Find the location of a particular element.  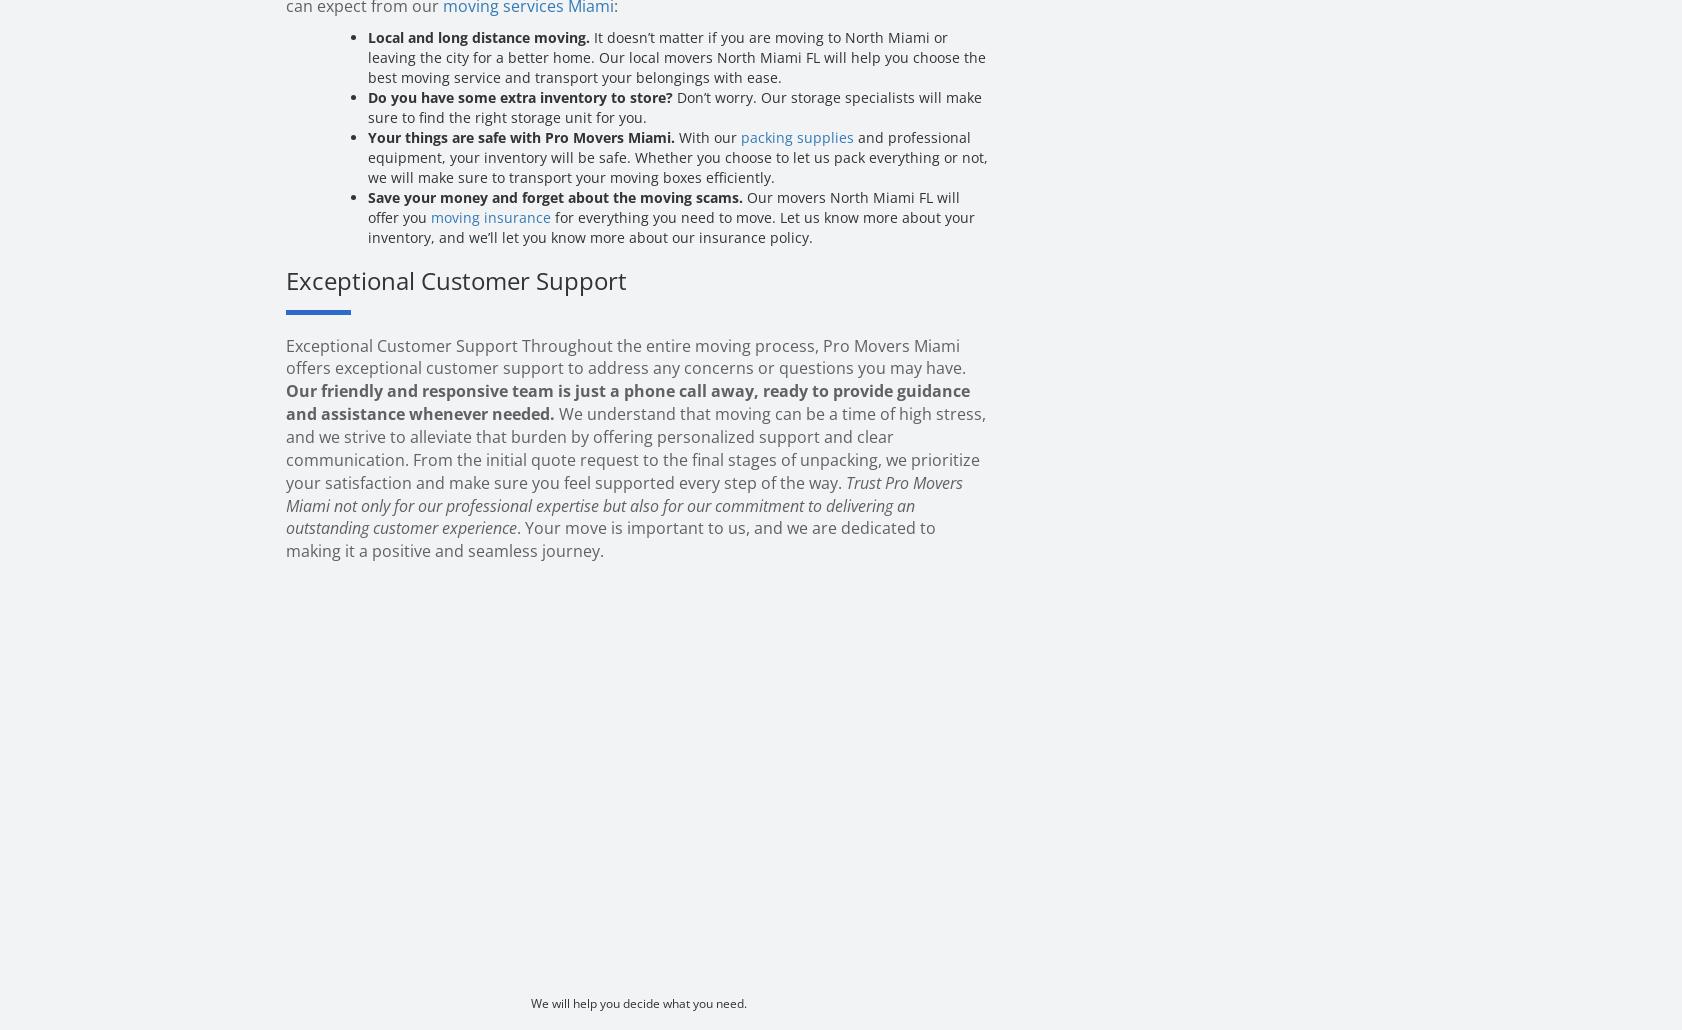

'We understand that moving can be a time of high stress, and we strive to alleviate that burden by offering personalized support and clear communication. From the initial quote request to the final stages of unpacking, we prioritize your satisfaction and make sure you feel supported every step of the way.' is located at coordinates (635, 447).